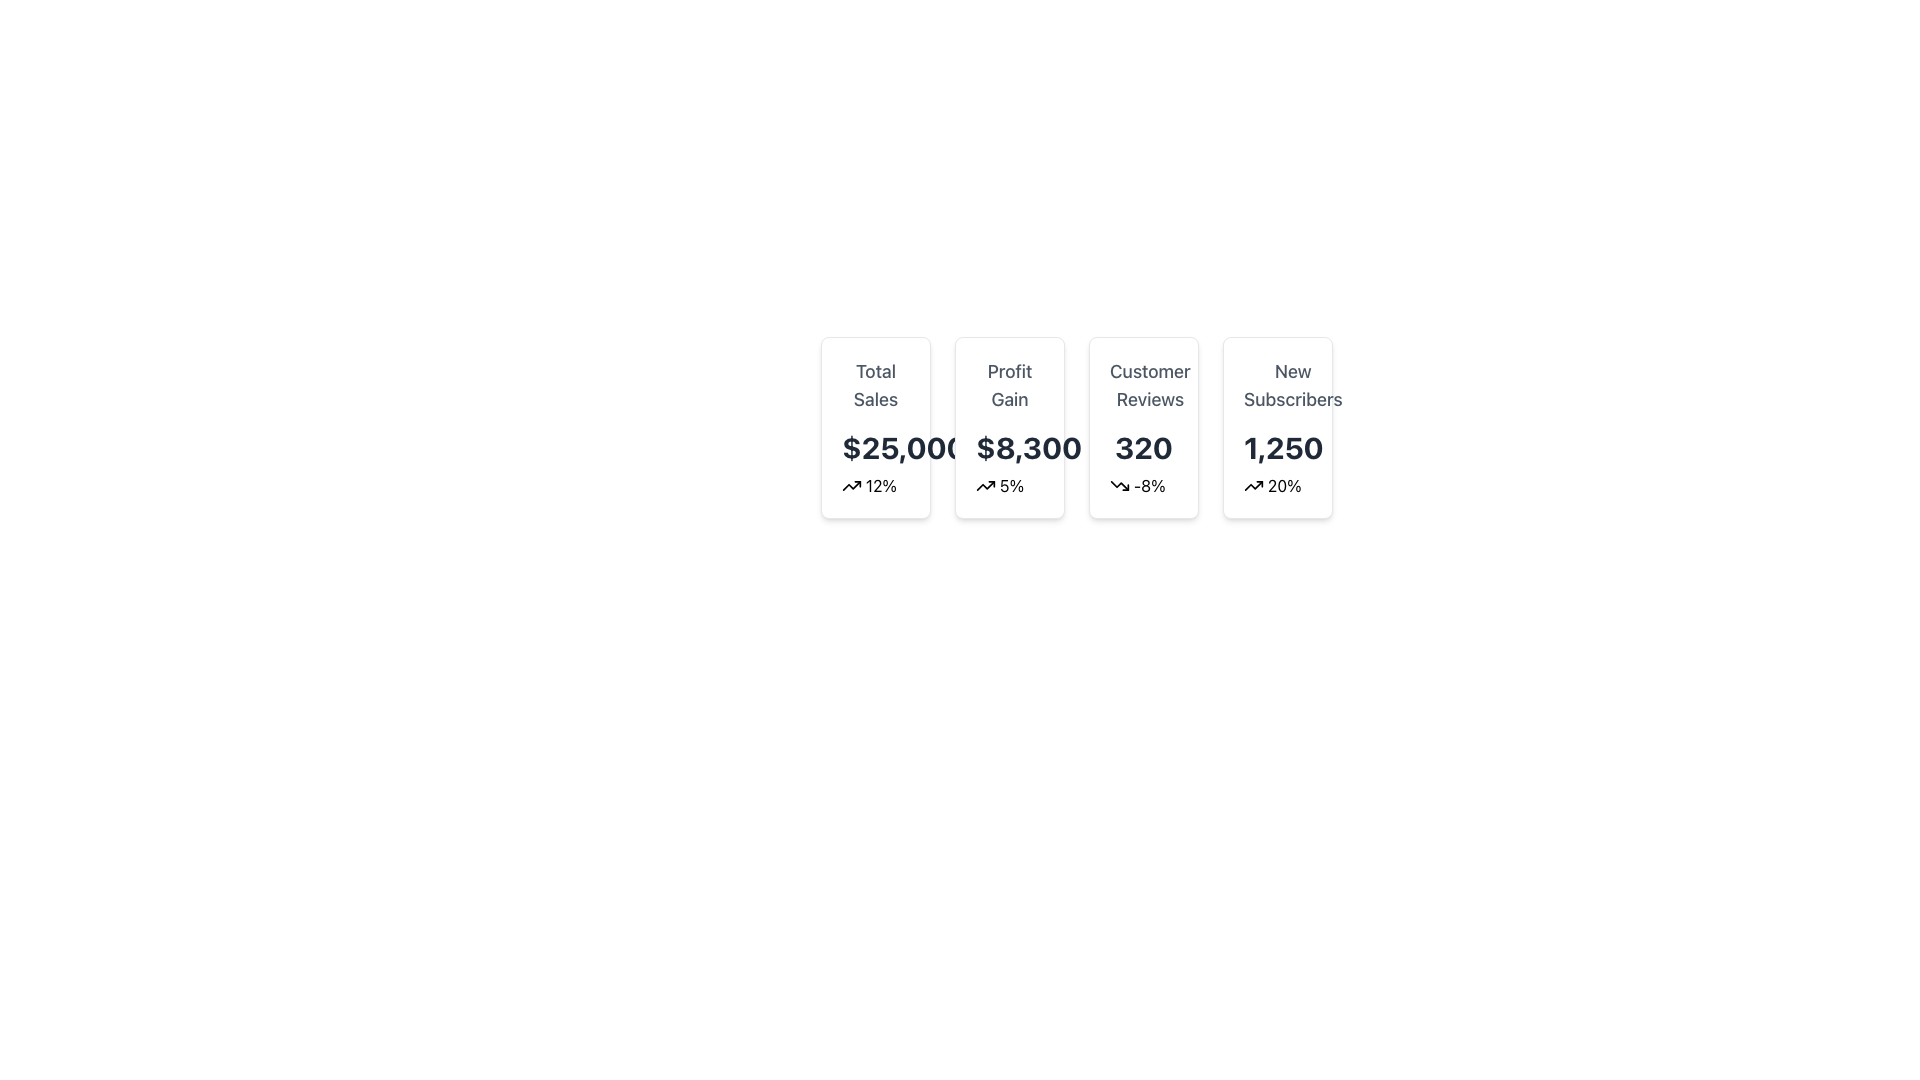 Image resolution: width=1920 pixels, height=1080 pixels. I want to click on the 'Profit Gain' text label styled in dark gray, located at the top of the second card in a group of four horizontally aligned cards, so click(1009, 385).